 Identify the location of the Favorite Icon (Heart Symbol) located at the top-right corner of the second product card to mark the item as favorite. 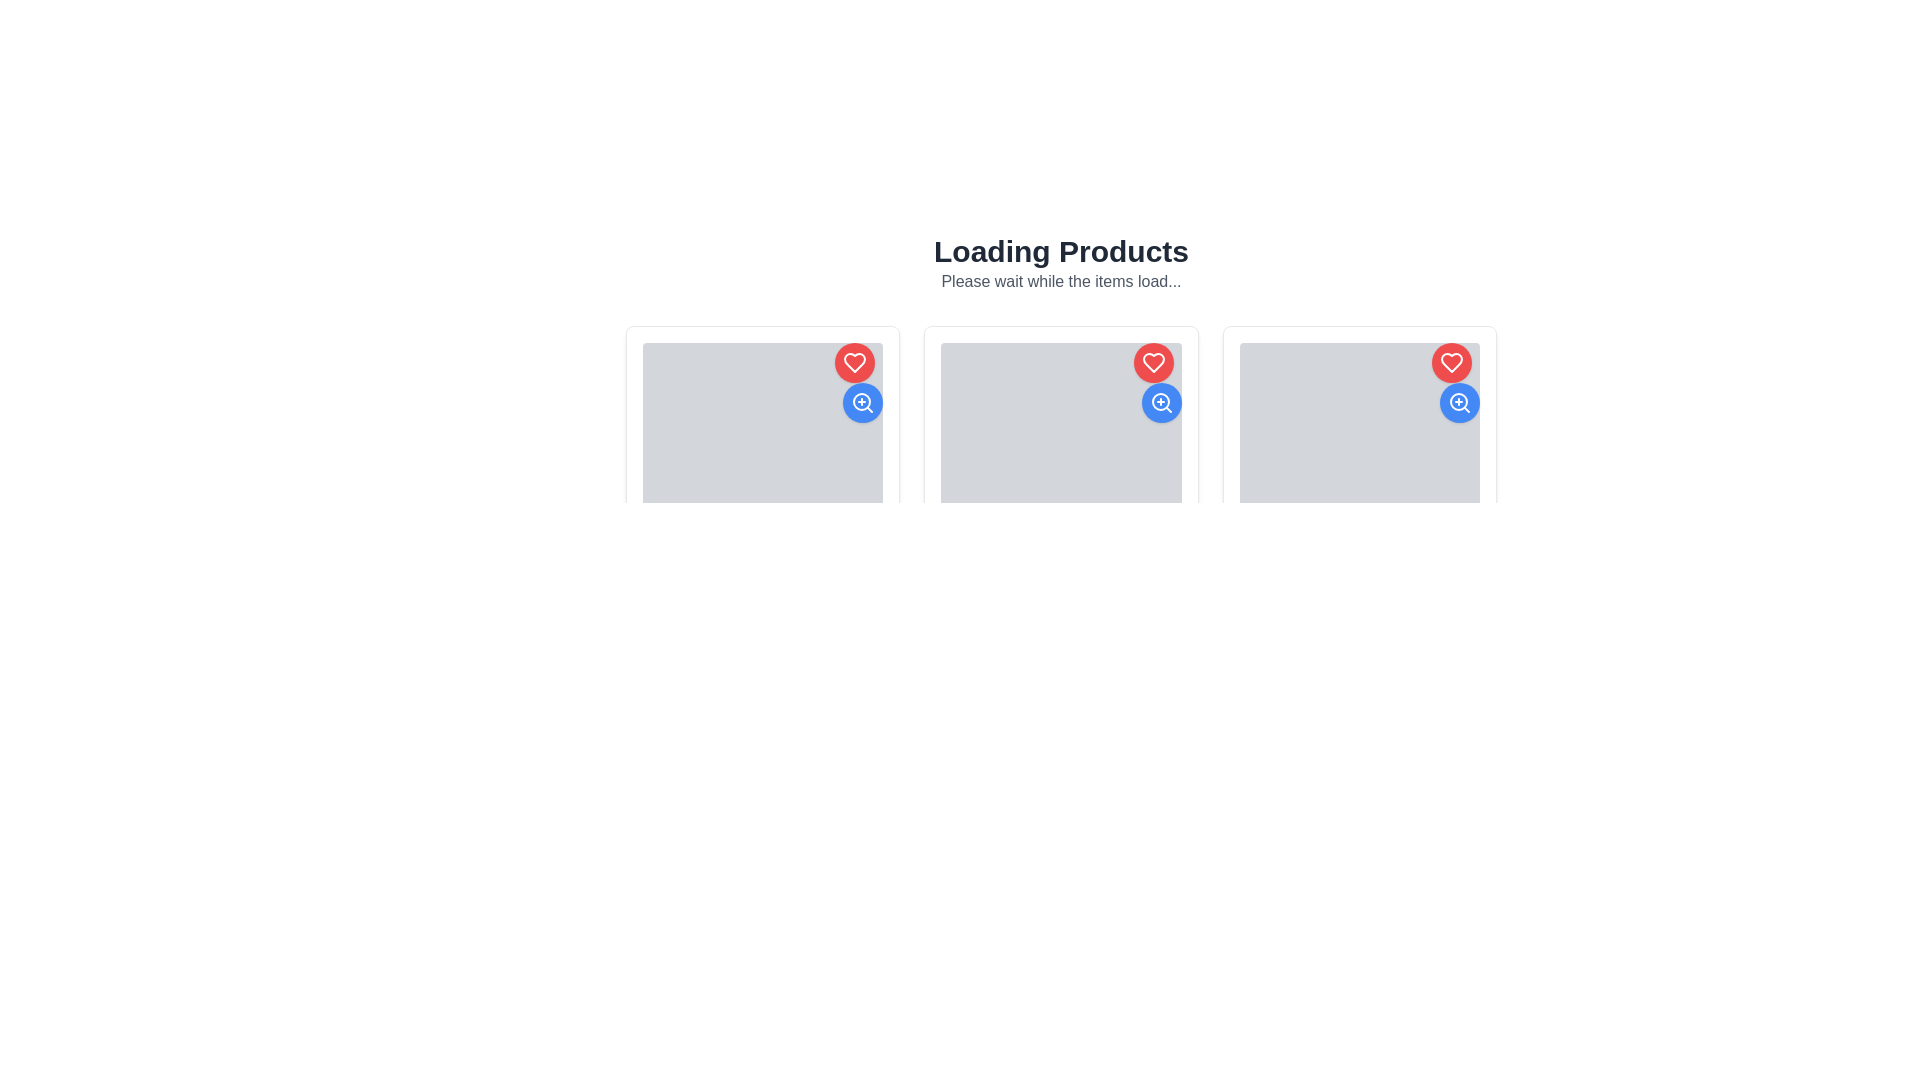
(855, 362).